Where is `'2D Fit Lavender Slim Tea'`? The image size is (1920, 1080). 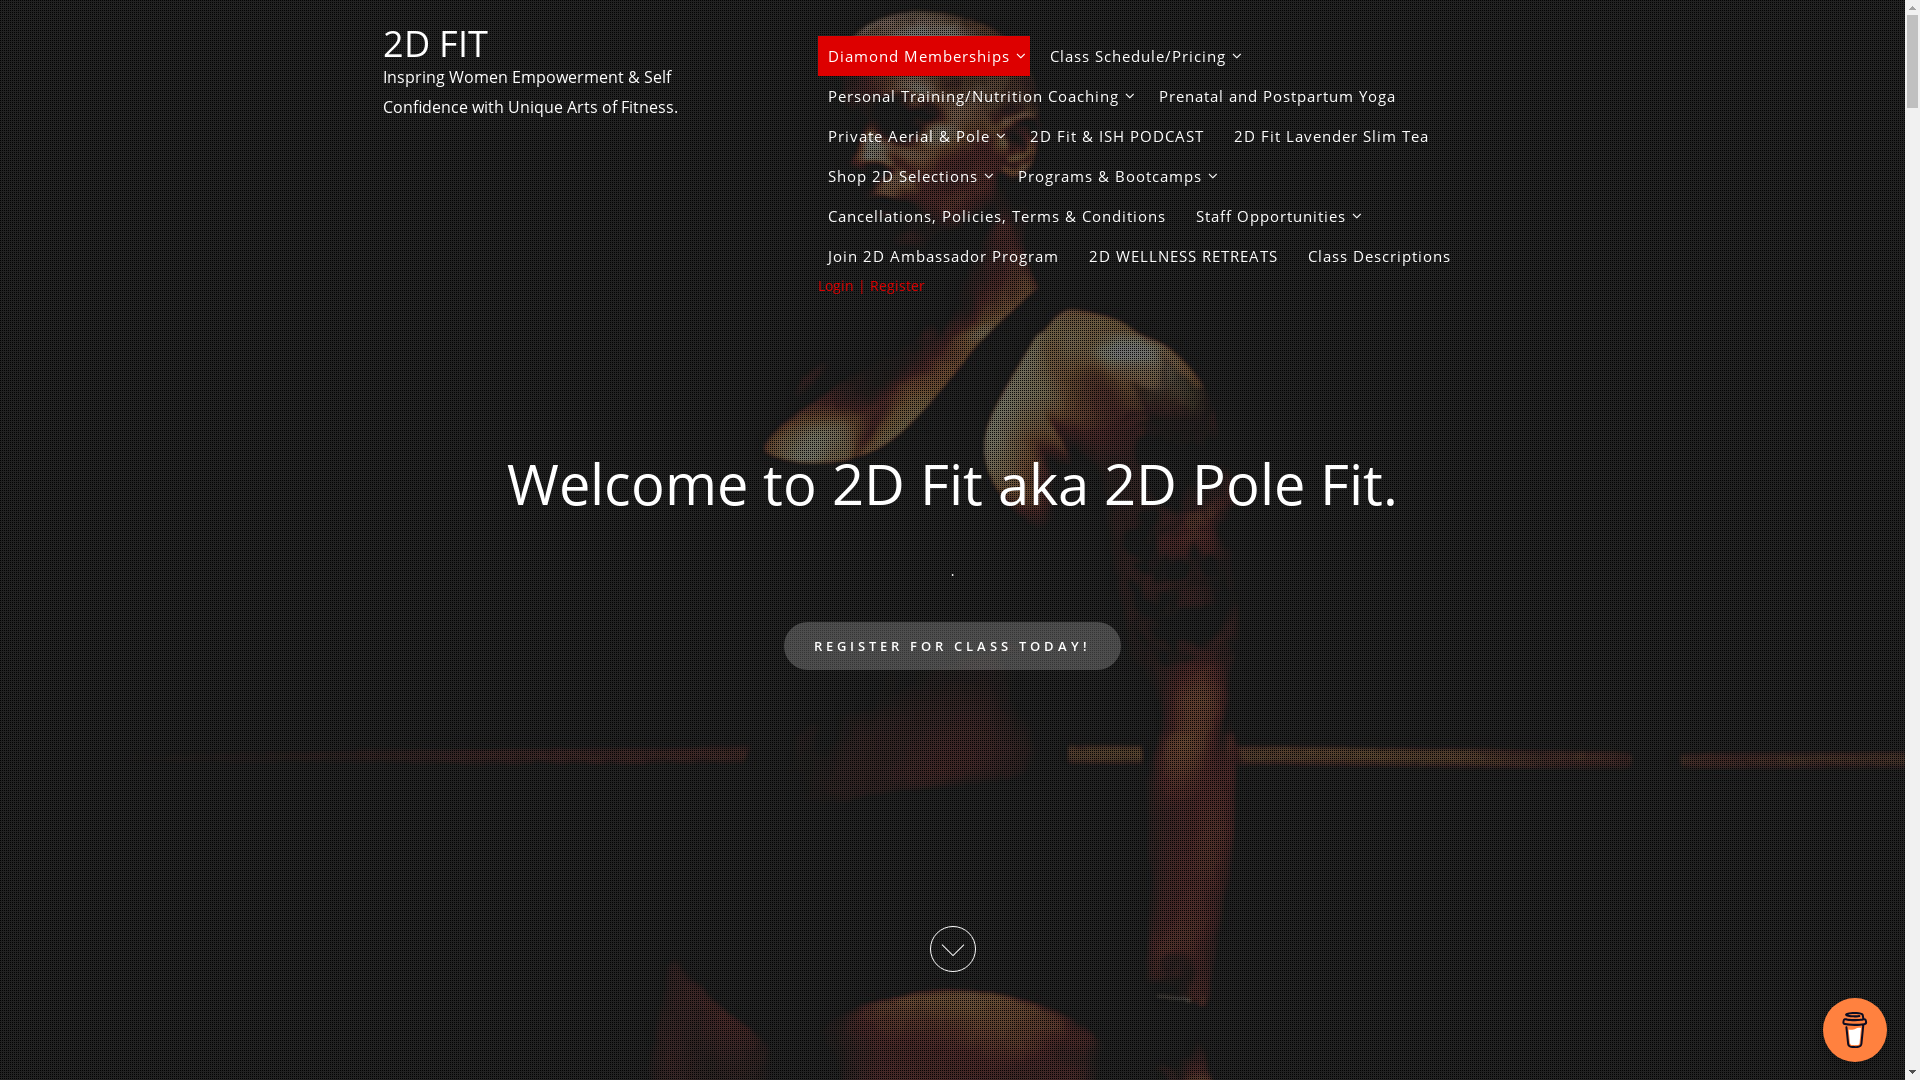
'2D Fit Lavender Slim Tea' is located at coordinates (1331, 135).